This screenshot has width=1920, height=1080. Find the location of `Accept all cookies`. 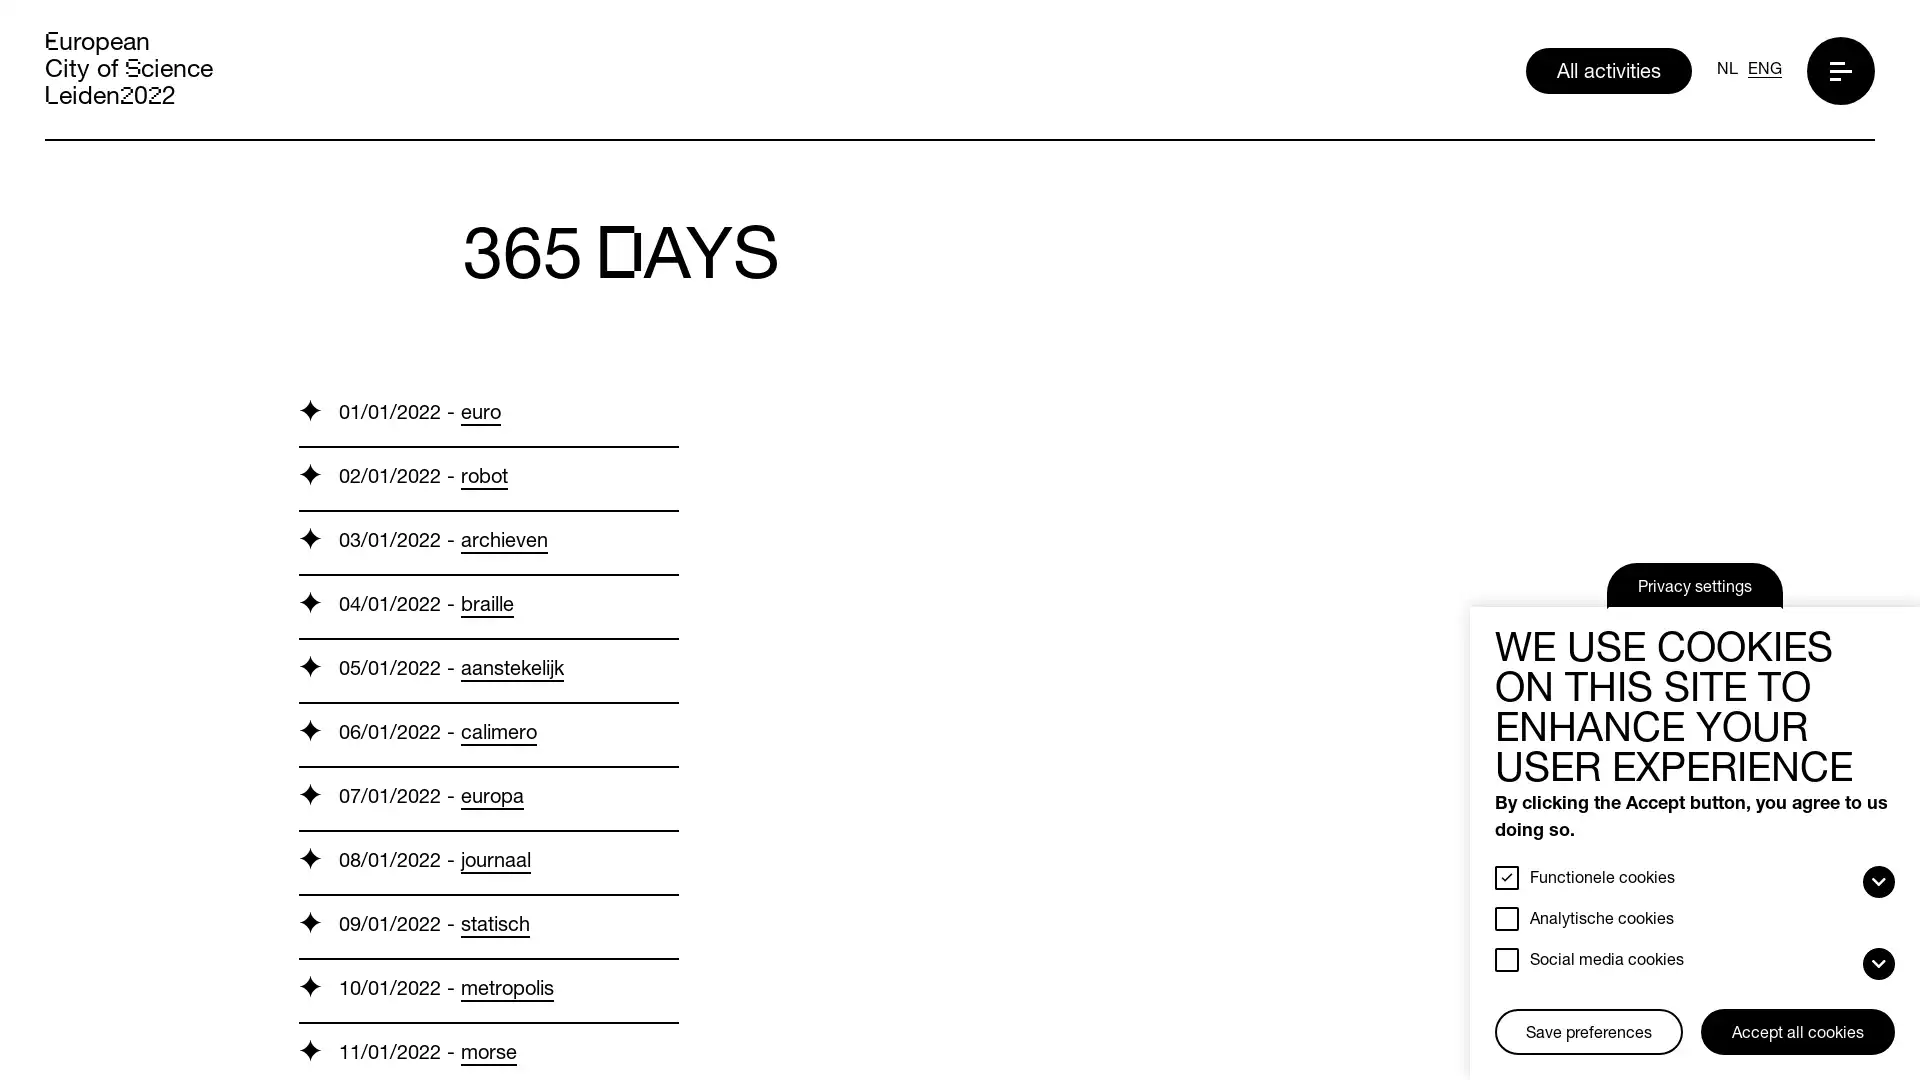

Accept all cookies is located at coordinates (1798, 1032).